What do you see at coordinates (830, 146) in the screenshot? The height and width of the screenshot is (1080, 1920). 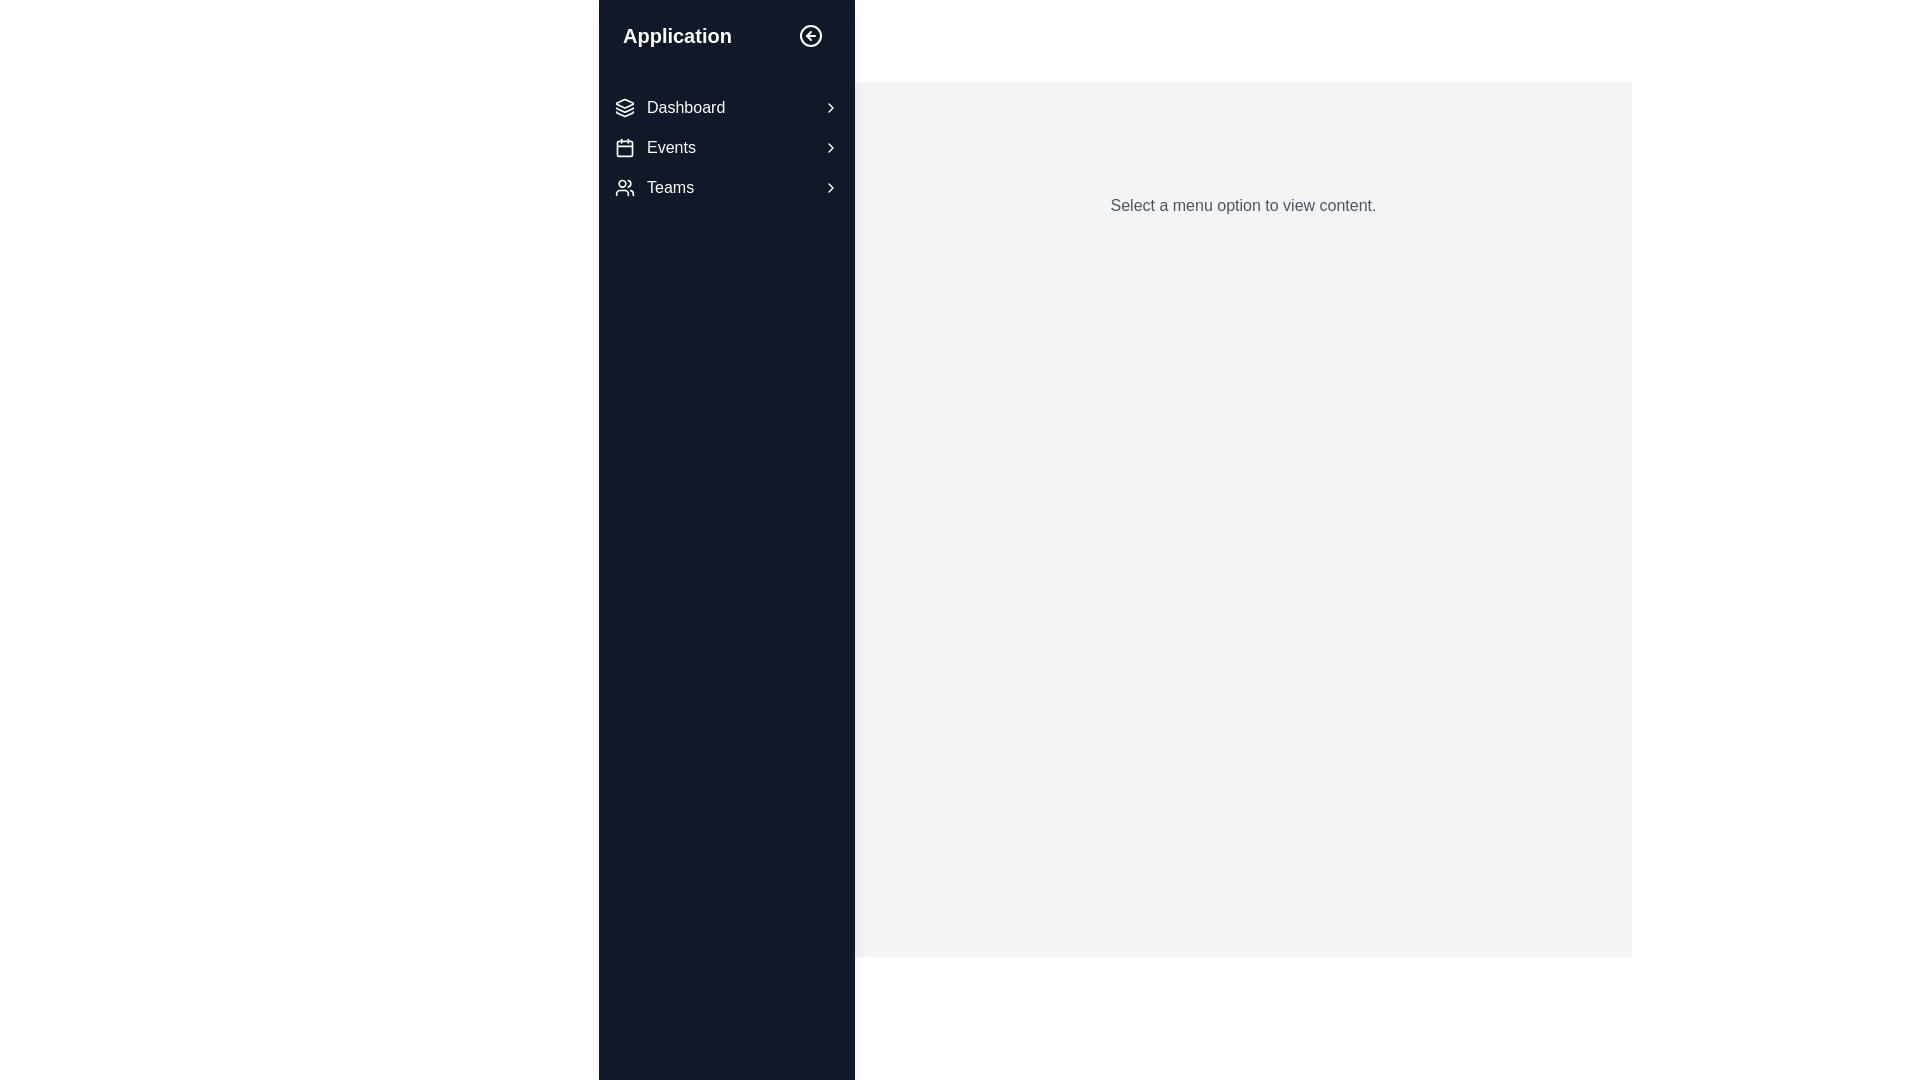 I see `the icon located to the right of the 'Events' label in the sidebar menu` at bounding box center [830, 146].